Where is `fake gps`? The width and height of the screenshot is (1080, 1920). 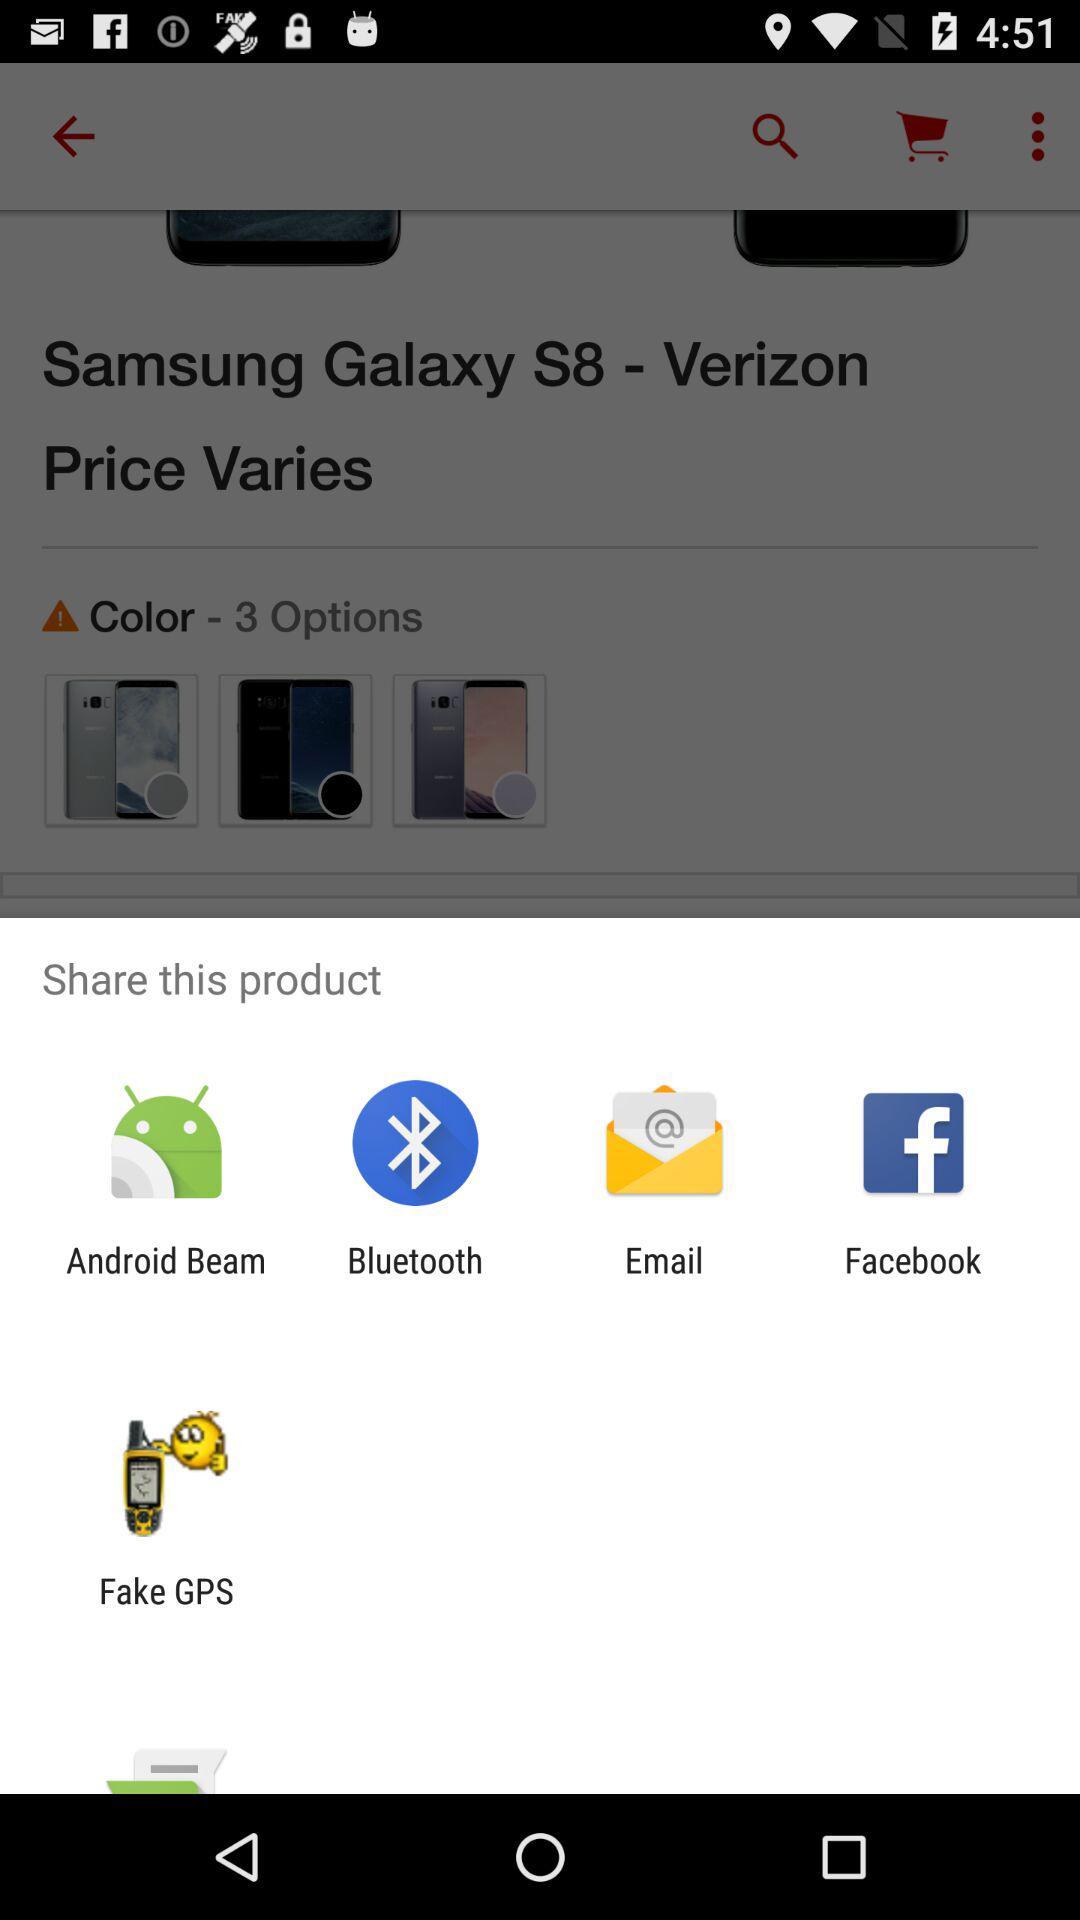 fake gps is located at coordinates (165, 1611).